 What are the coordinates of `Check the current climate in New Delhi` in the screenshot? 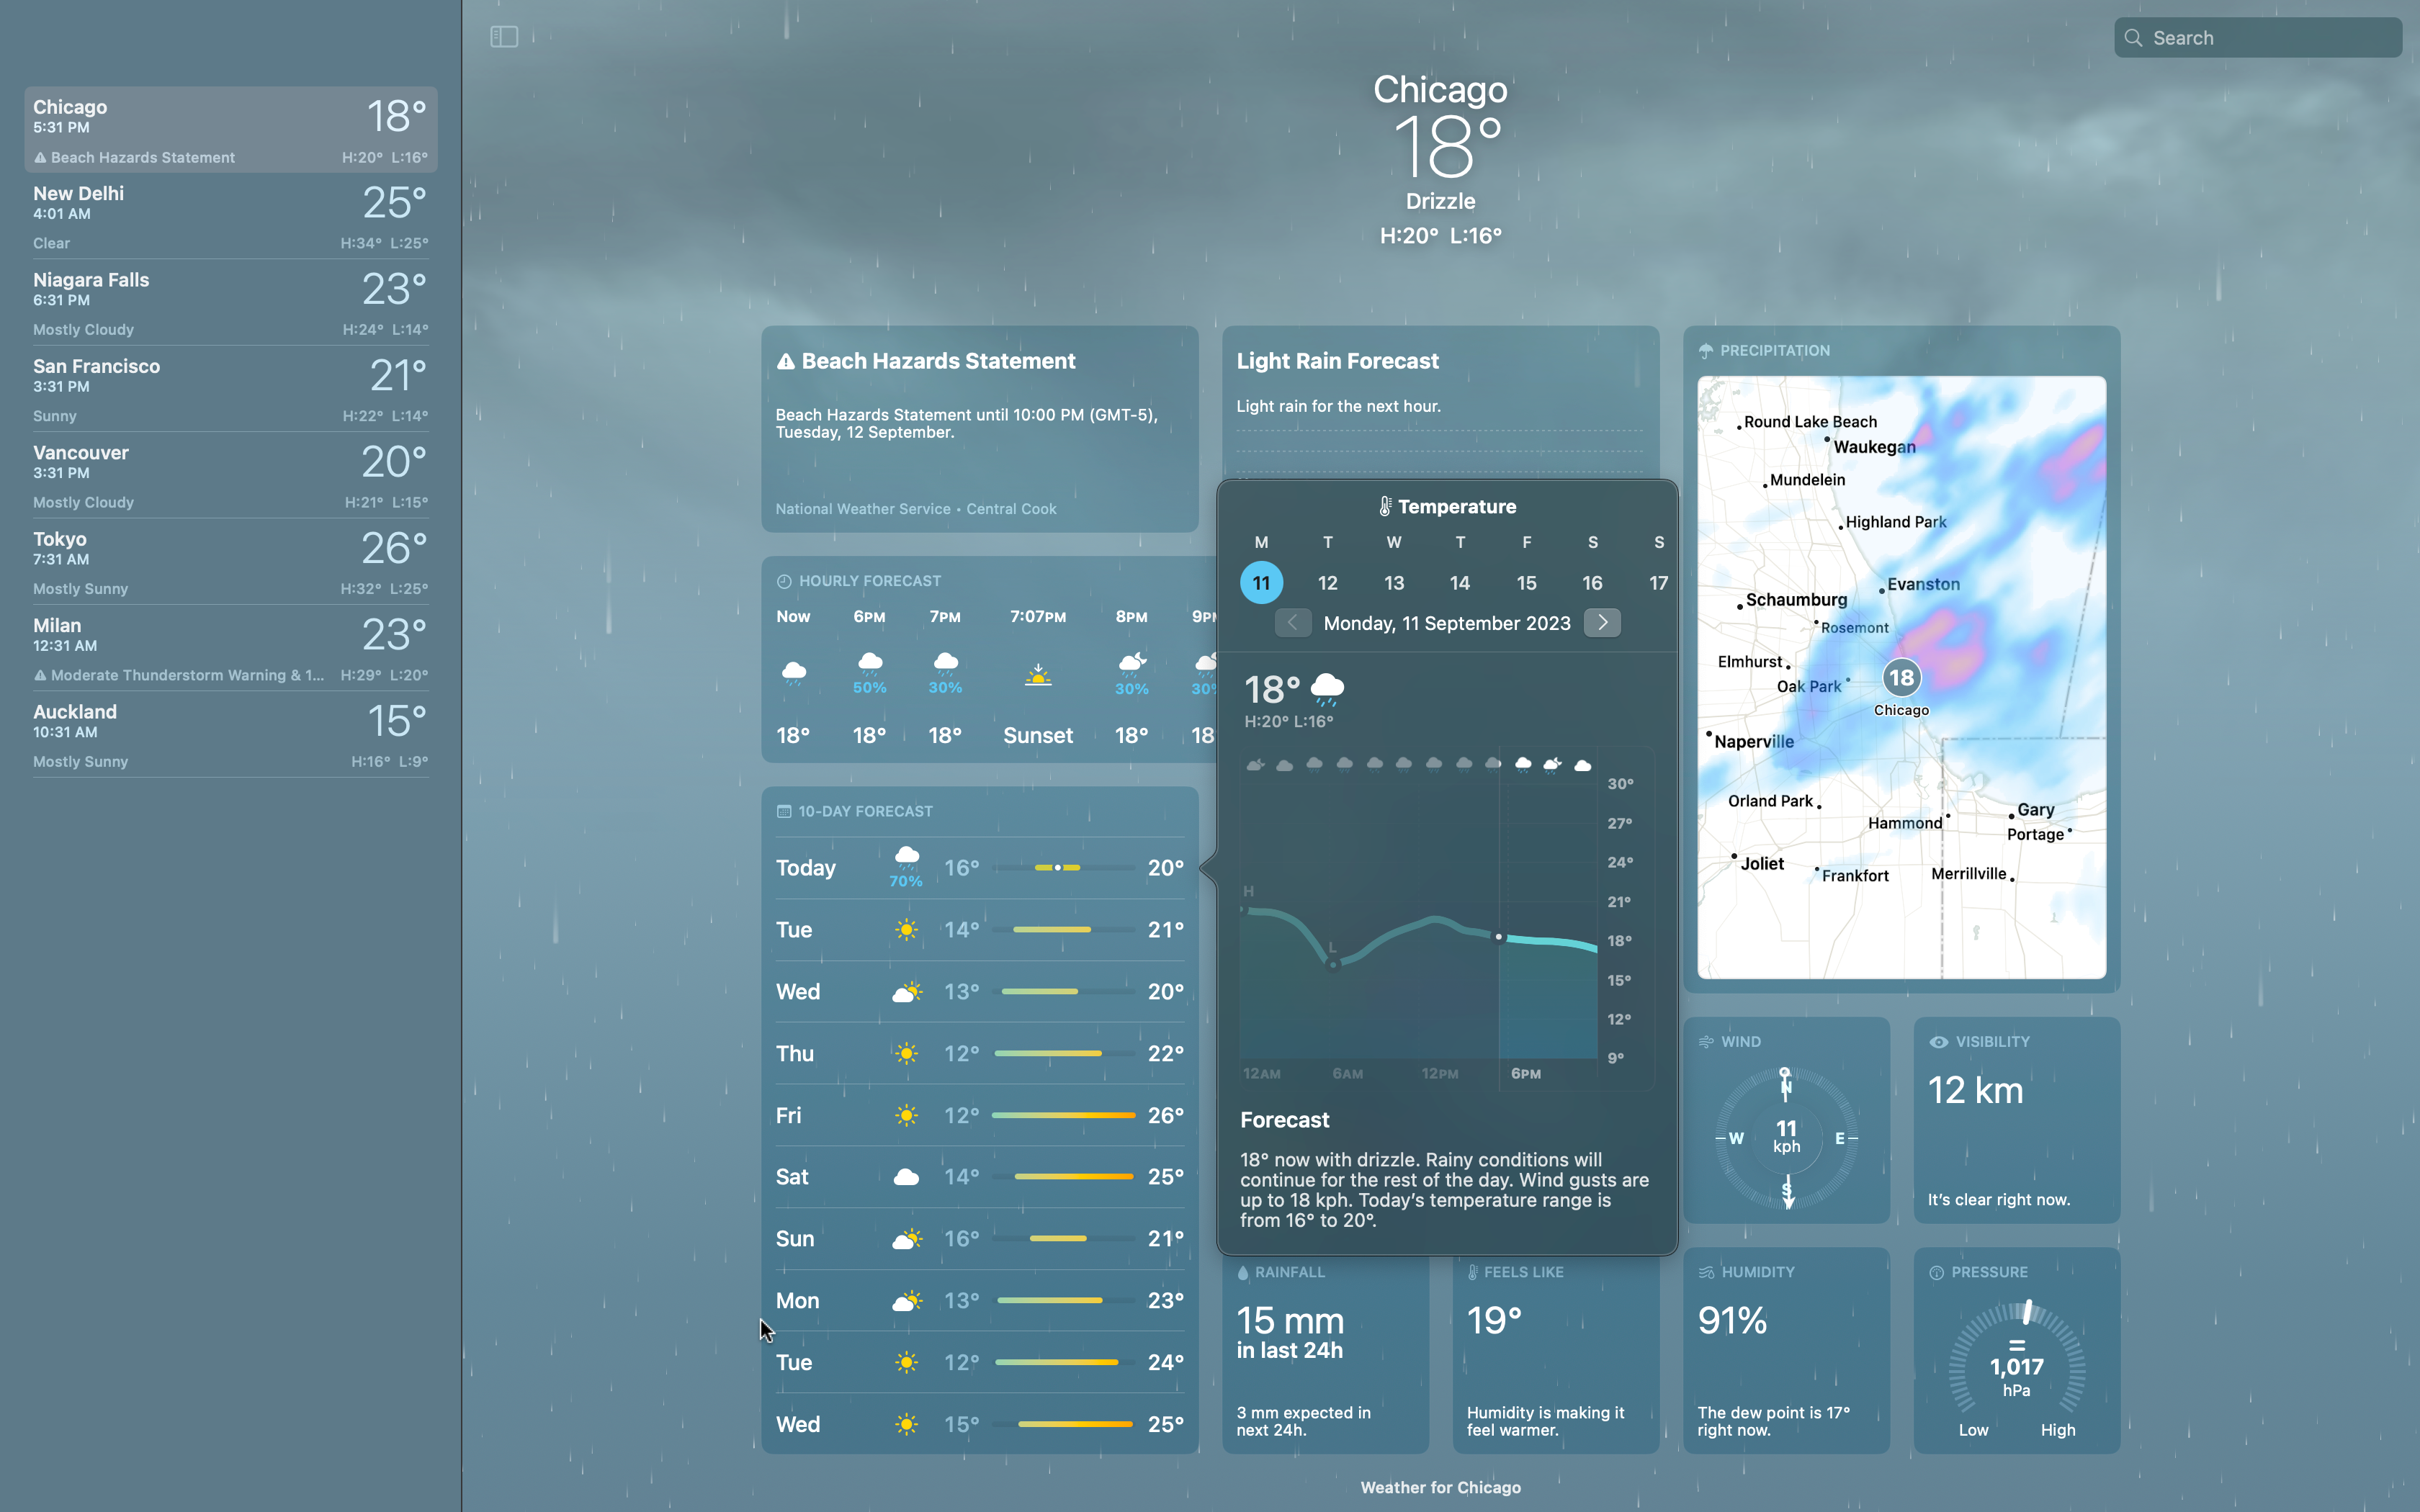 It's located at (229, 212).